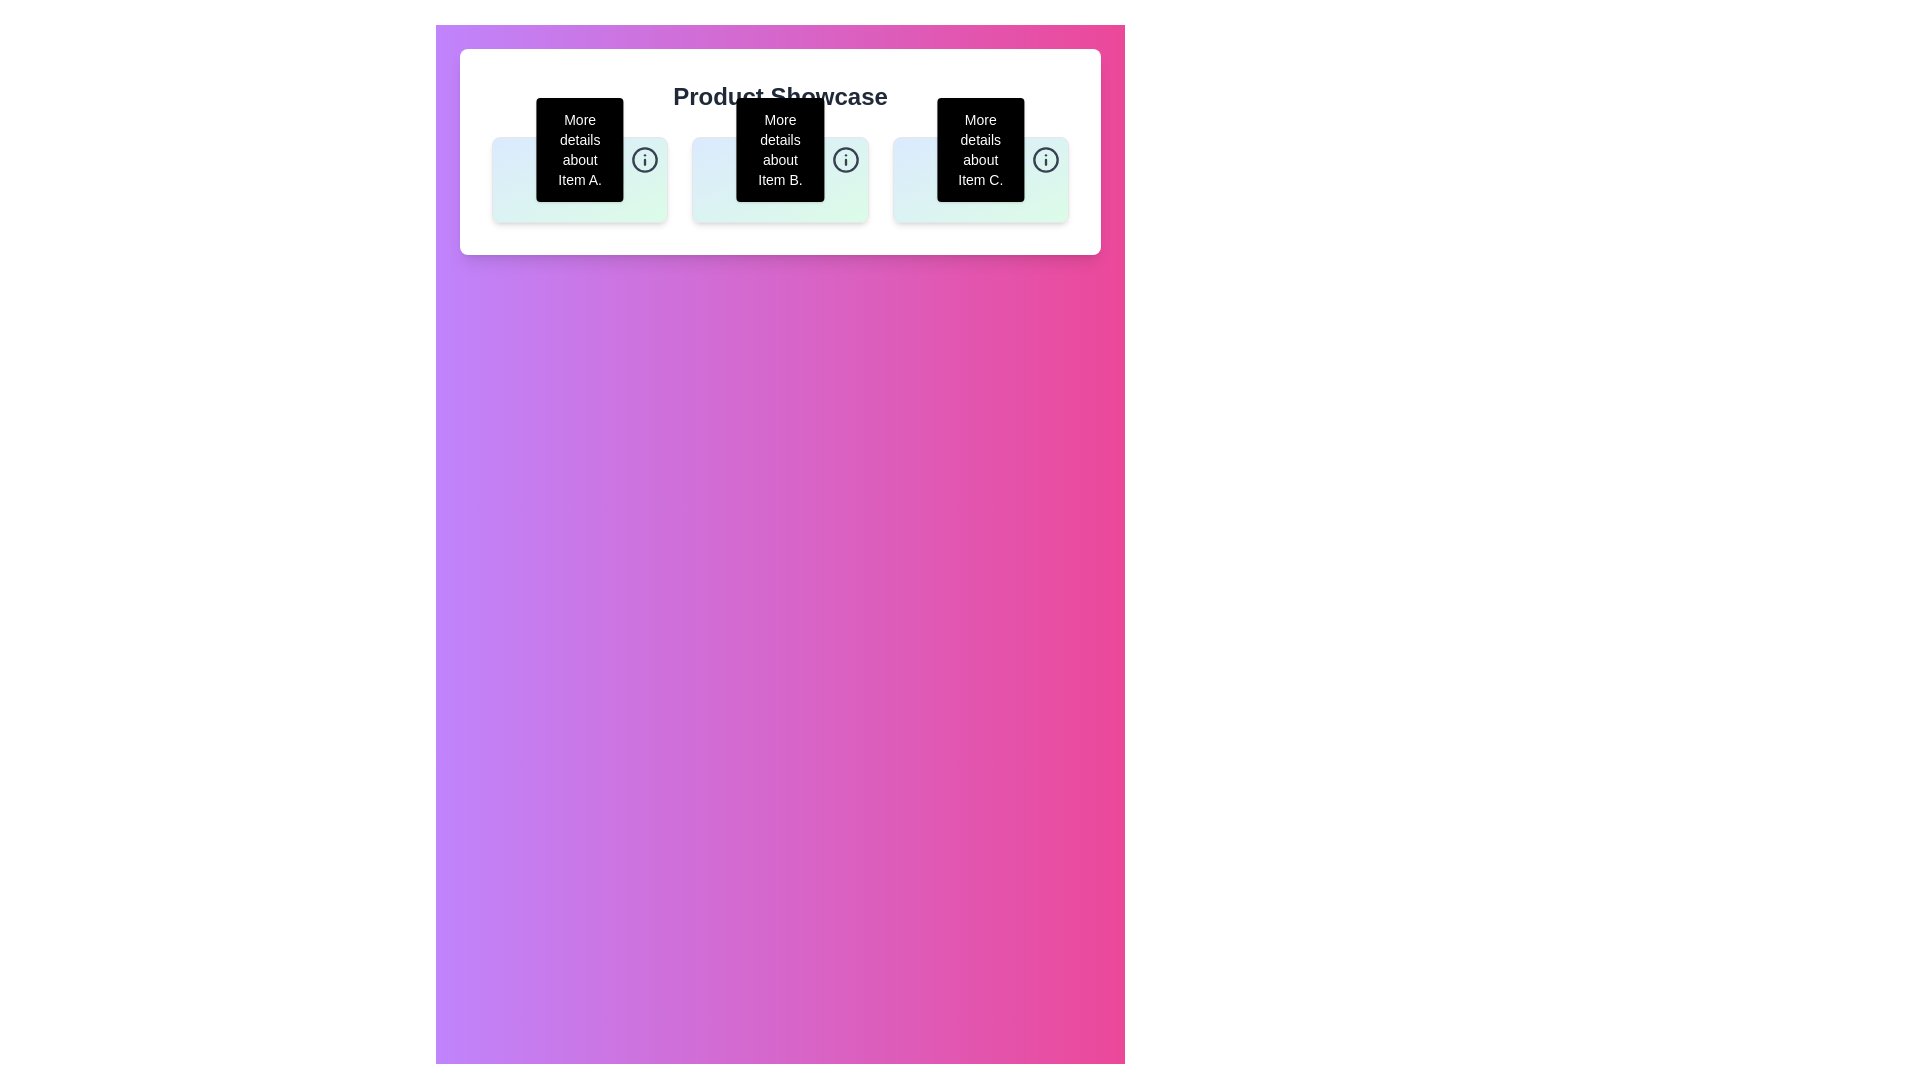 The image size is (1920, 1080). I want to click on the information icon located in the top-right corner of the 'Item B' card, so click(845, 158).